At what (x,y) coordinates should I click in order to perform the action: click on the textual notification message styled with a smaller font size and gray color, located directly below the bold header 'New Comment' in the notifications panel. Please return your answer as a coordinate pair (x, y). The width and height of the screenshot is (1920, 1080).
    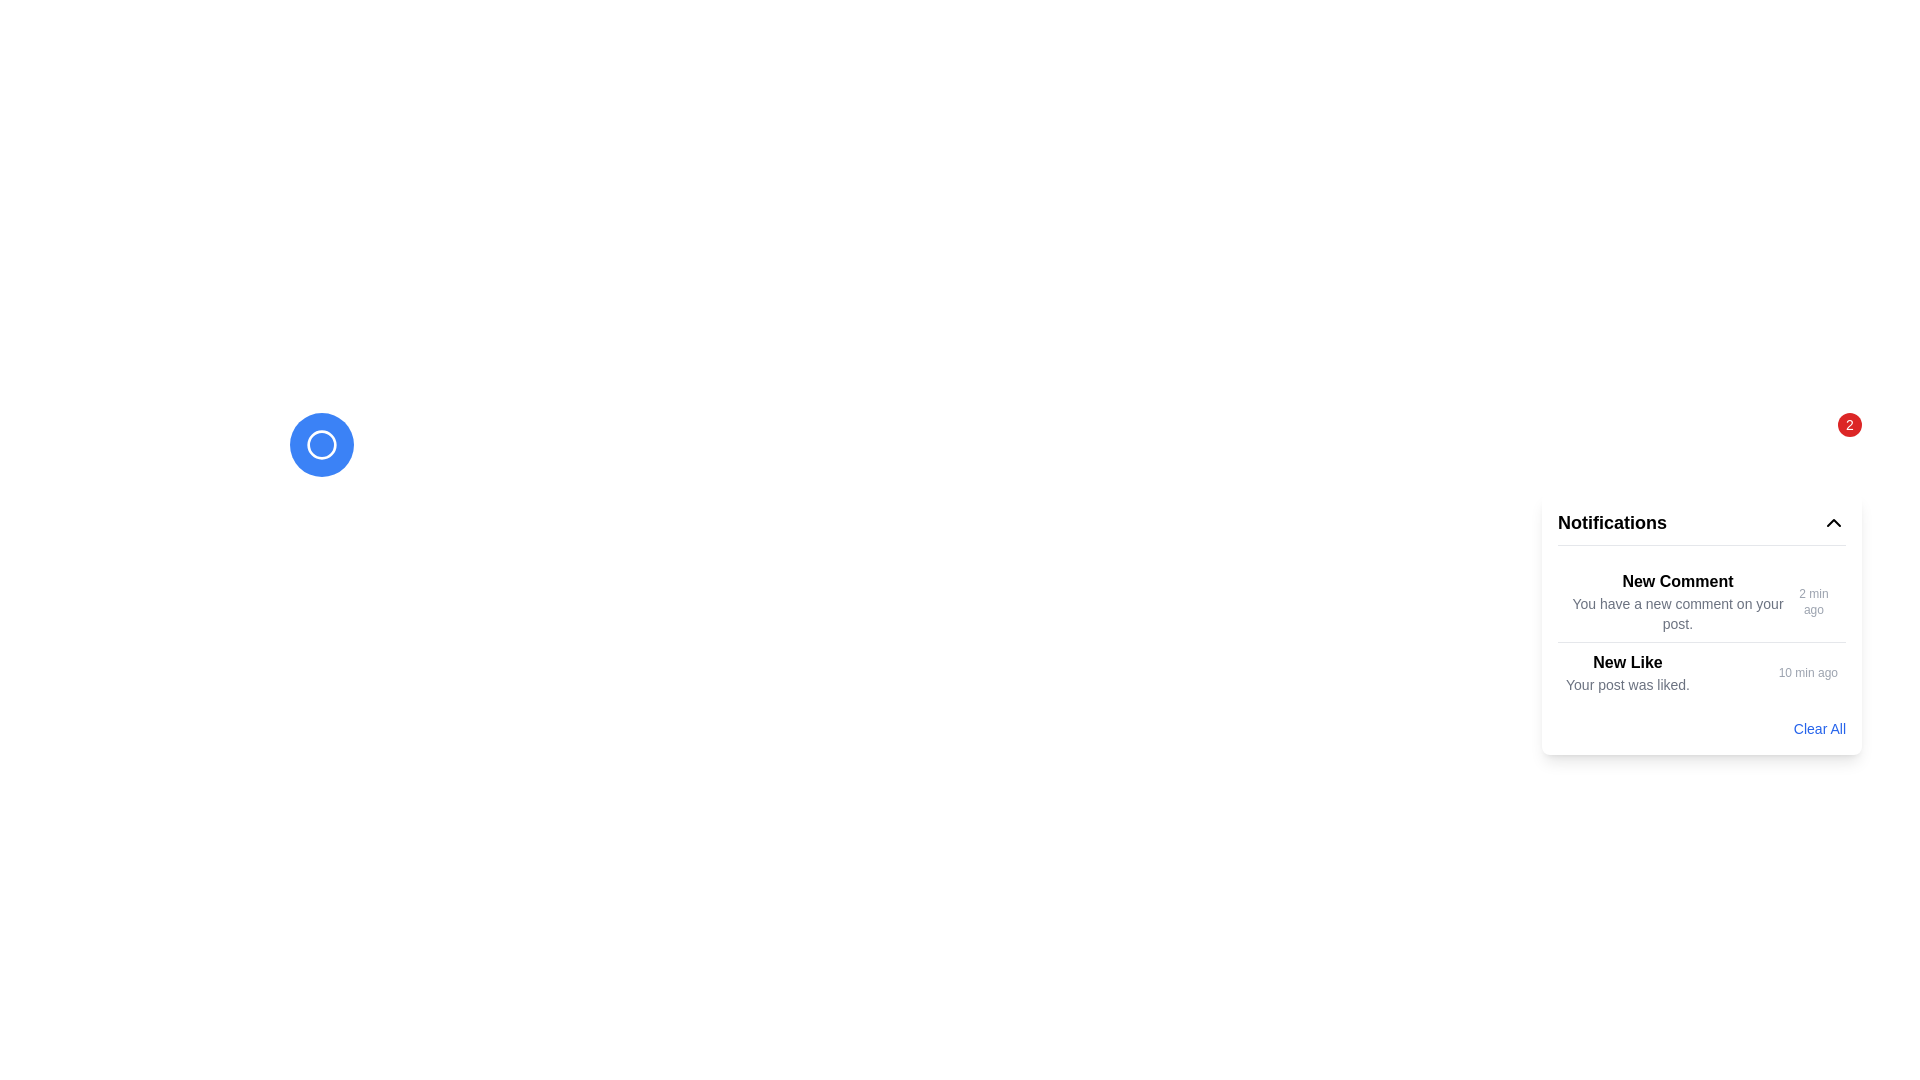
    Looking at the image, I should click on (1677, 612).